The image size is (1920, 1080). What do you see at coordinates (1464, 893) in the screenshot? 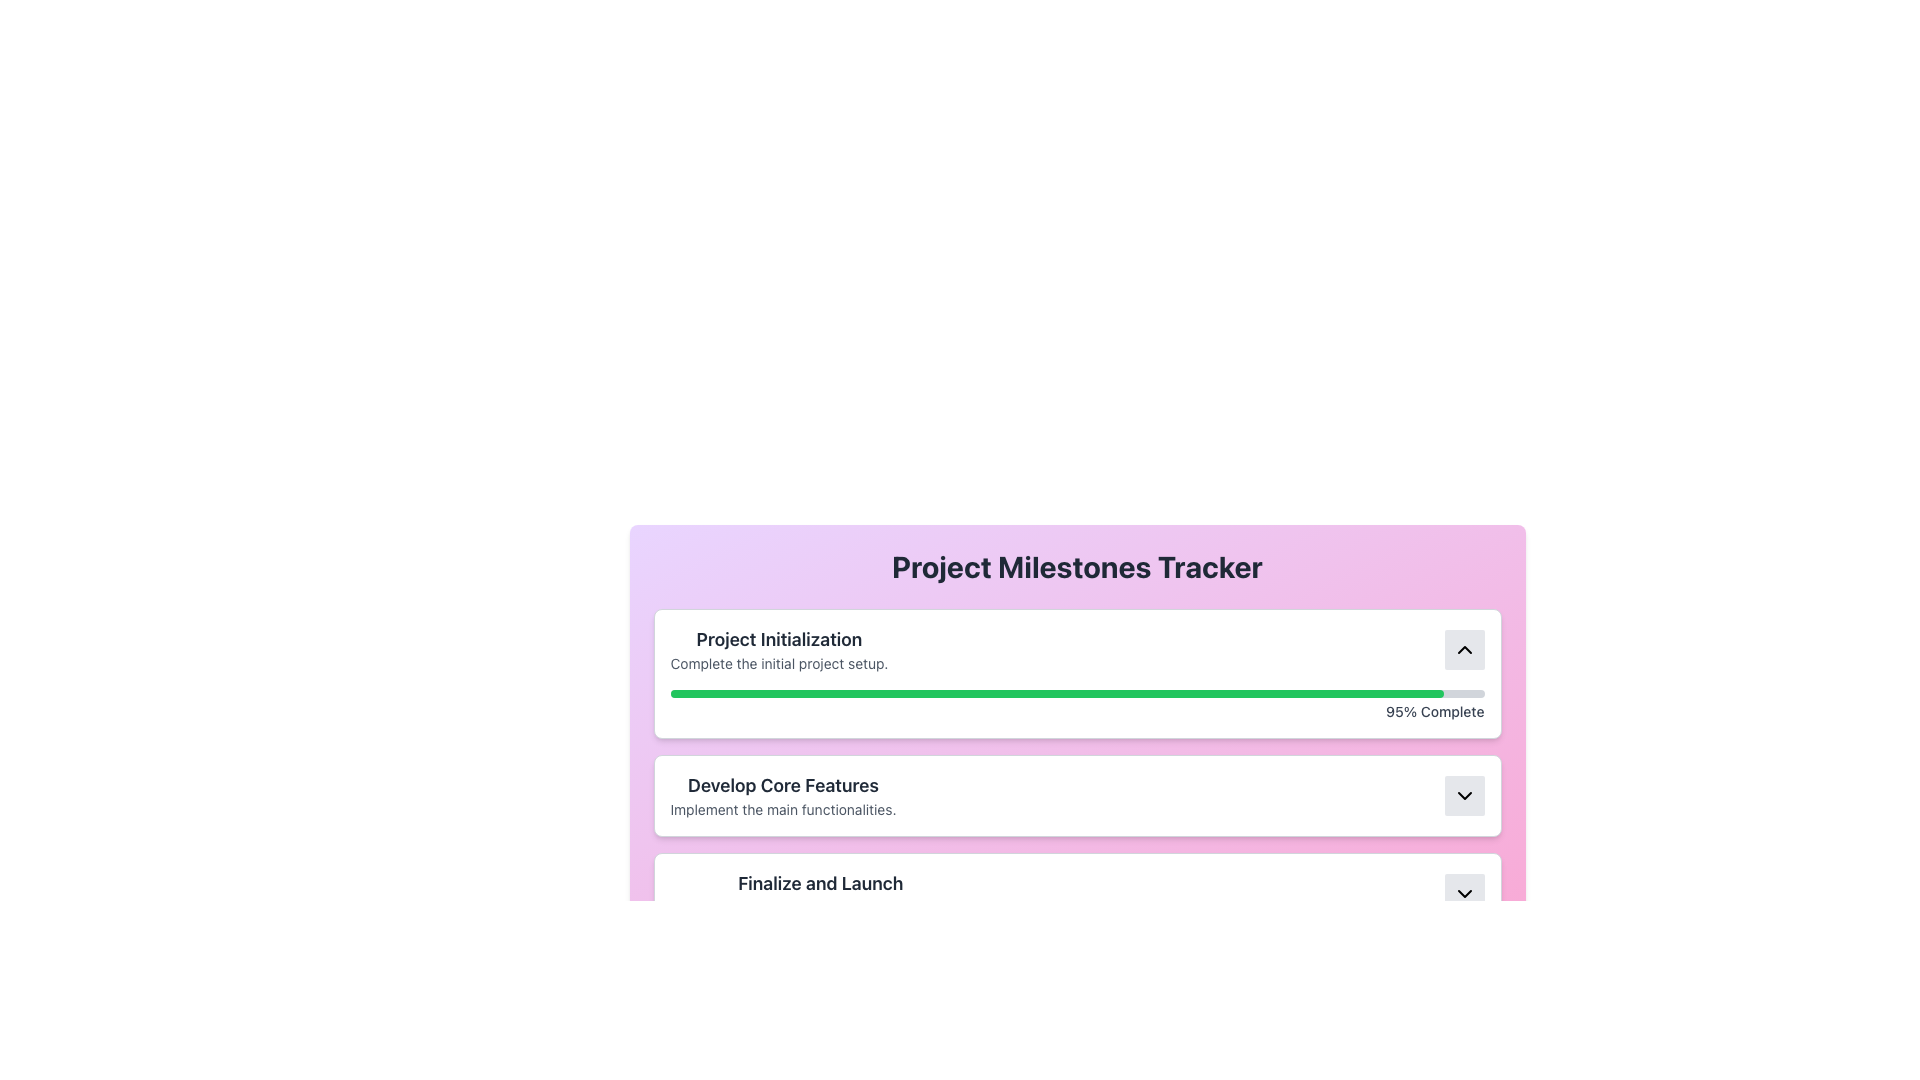
I see `the chevron down icon` at bounding box center [1464, 893].